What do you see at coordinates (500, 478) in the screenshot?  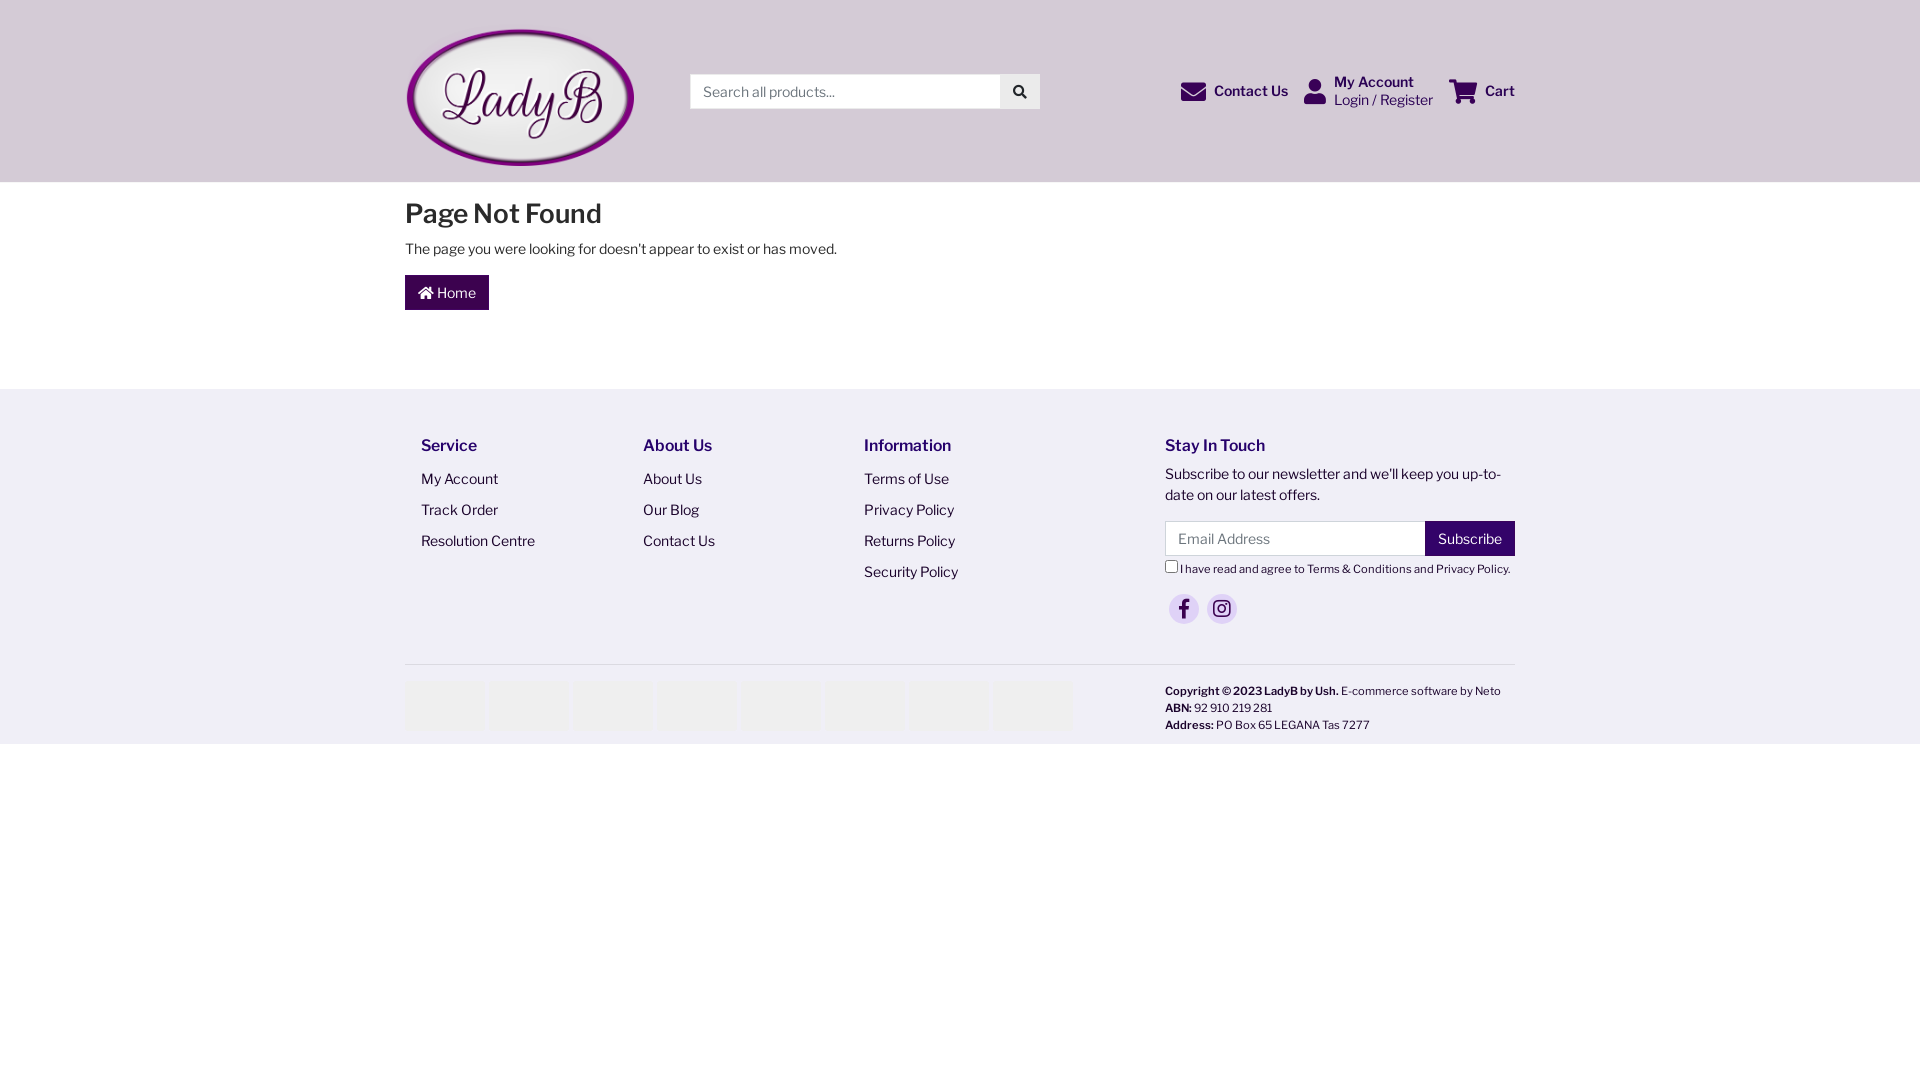 I see `'My Account'` at bounding box center [500, 478].